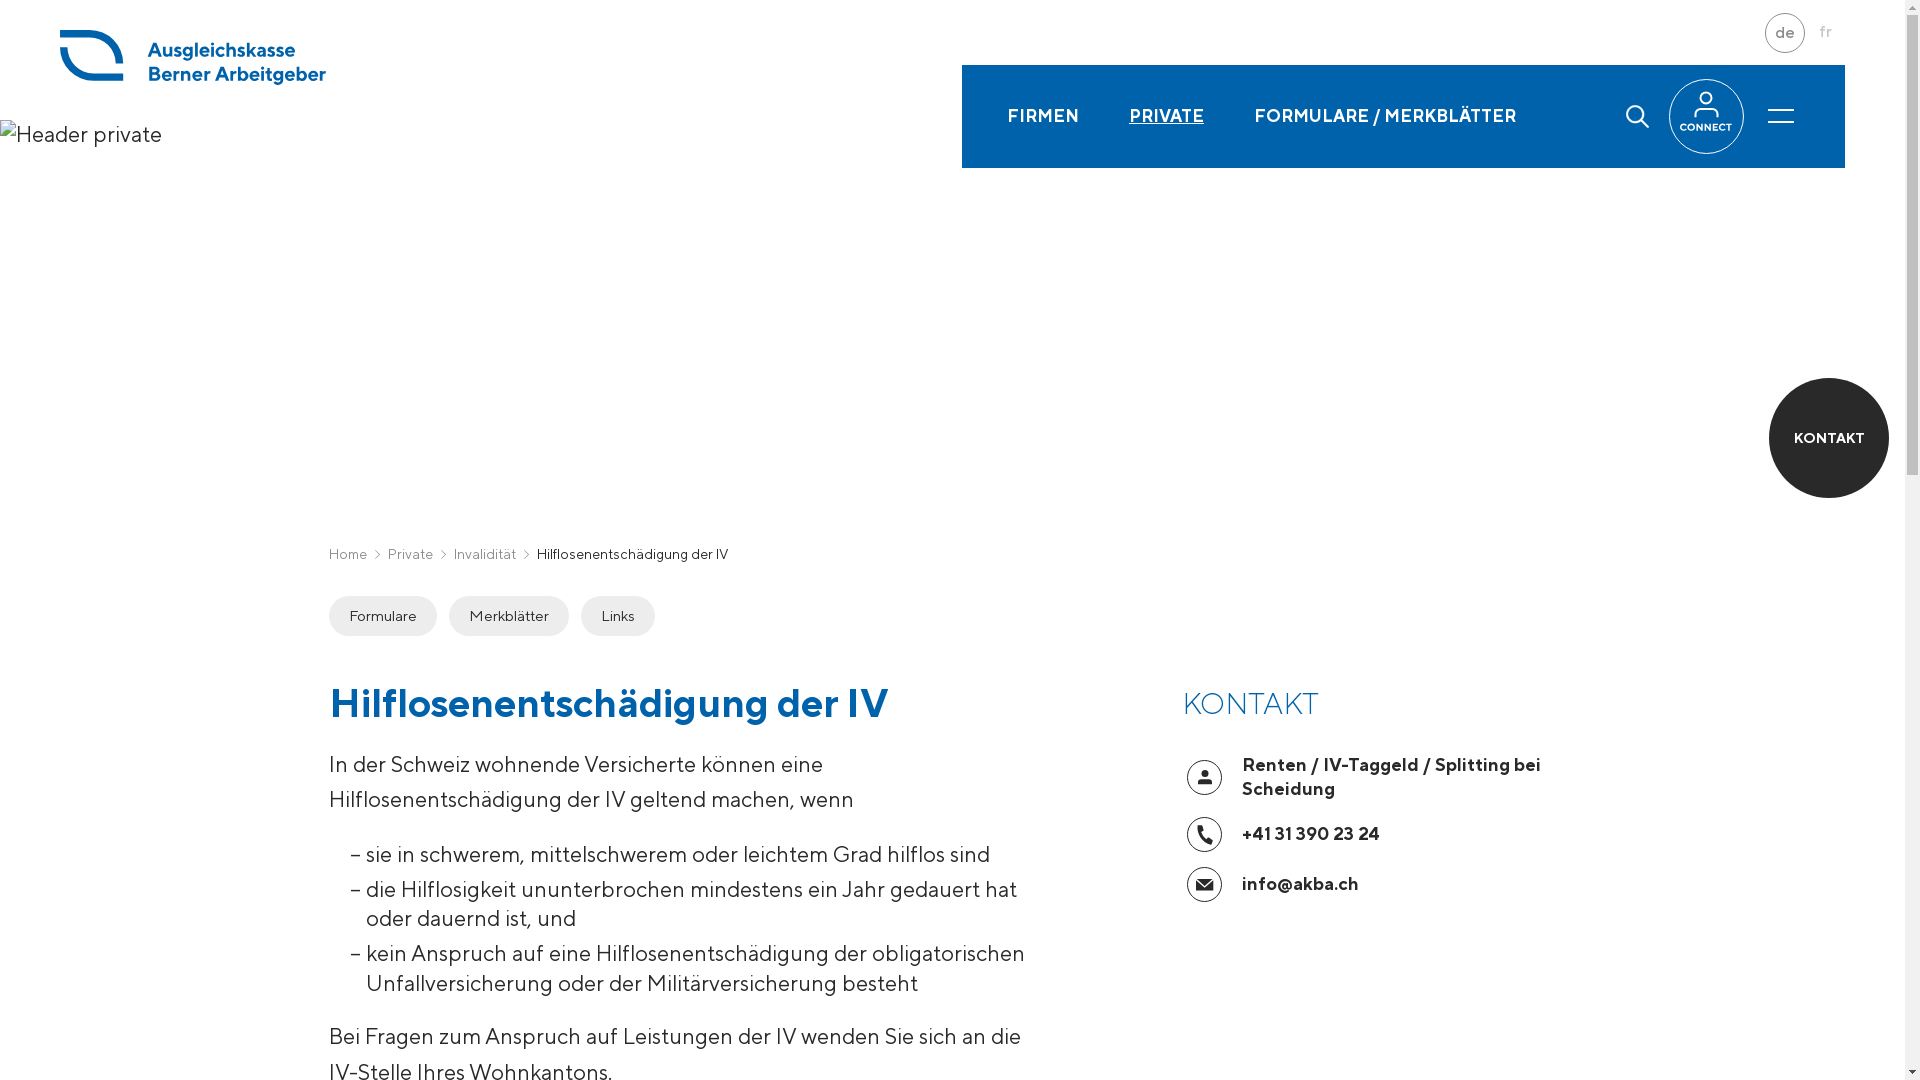 The height and width of the screenshot is (1080, 1920). Describe the element at coordinates (1828, 437) in the screenshot. I see `'KONTAKT'` at that location.